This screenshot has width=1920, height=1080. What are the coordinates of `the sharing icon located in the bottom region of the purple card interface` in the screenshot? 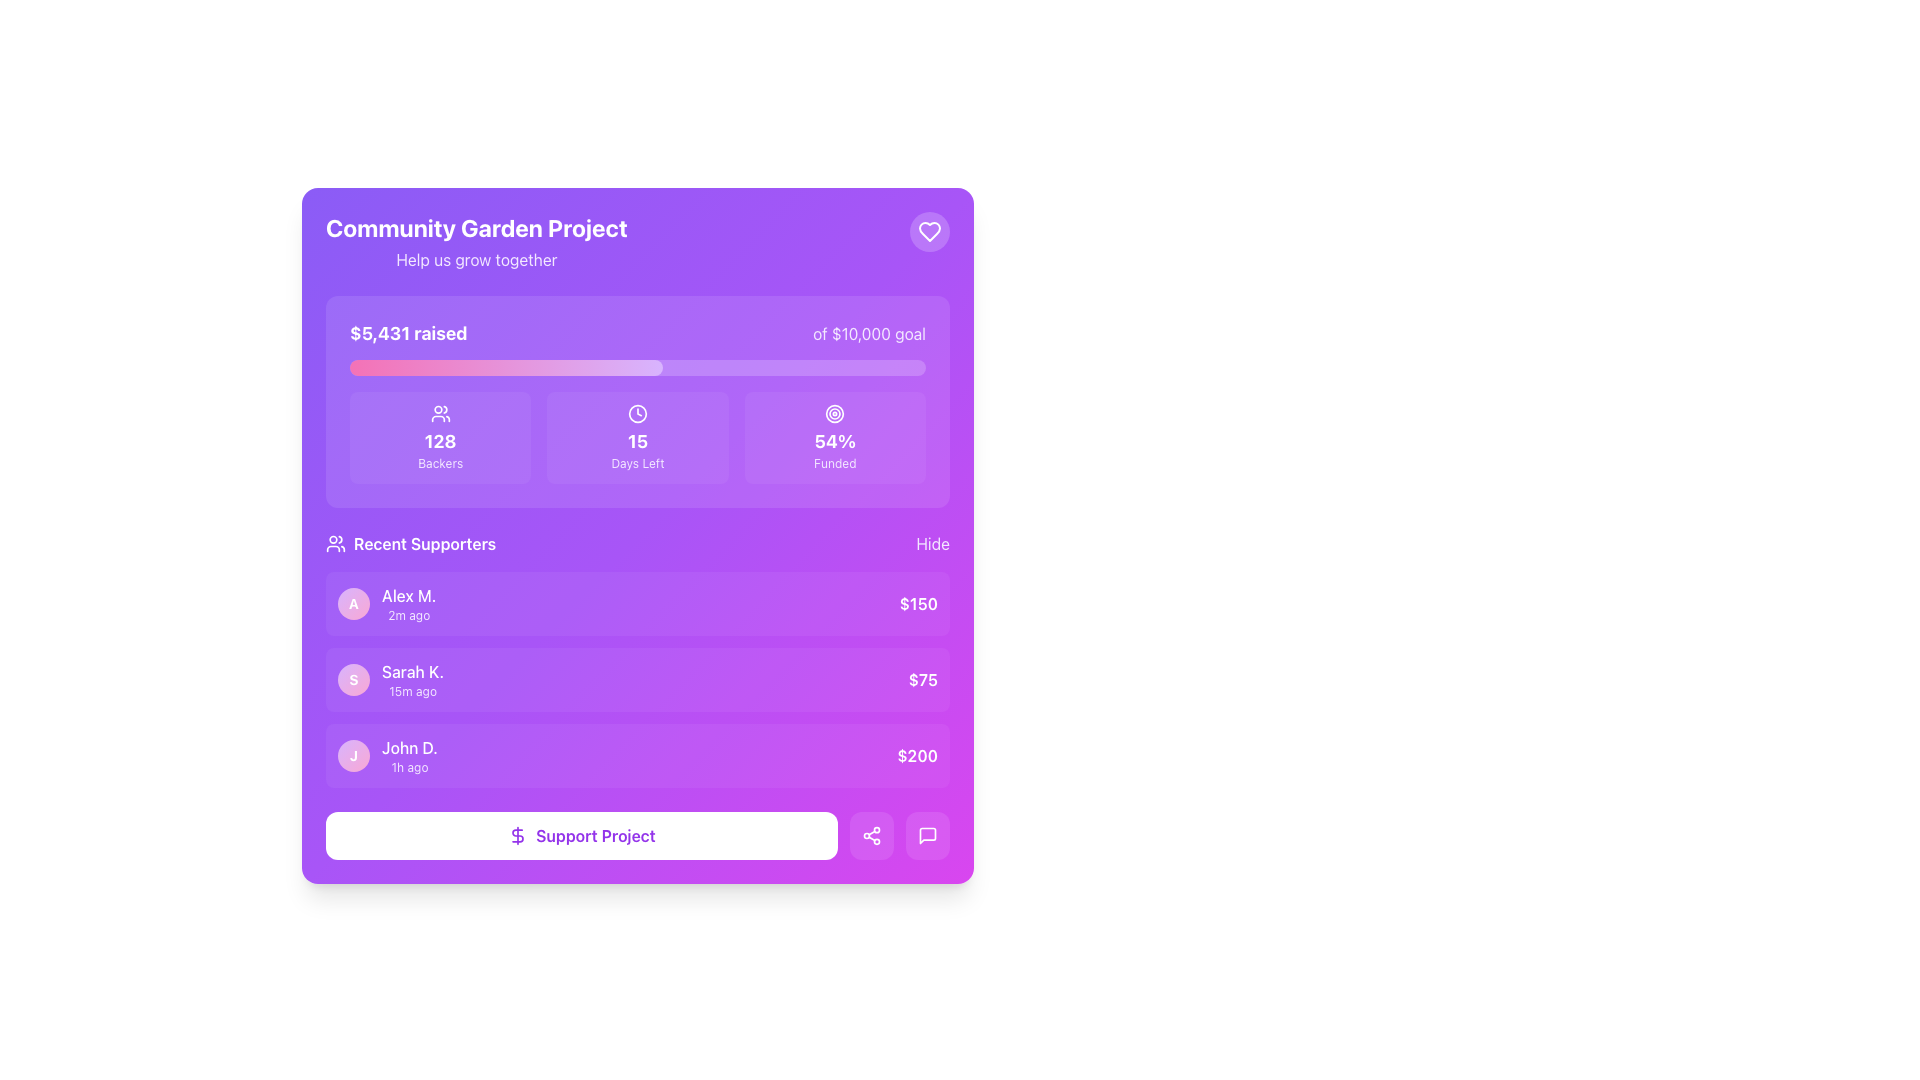 It's located at (872, 836).